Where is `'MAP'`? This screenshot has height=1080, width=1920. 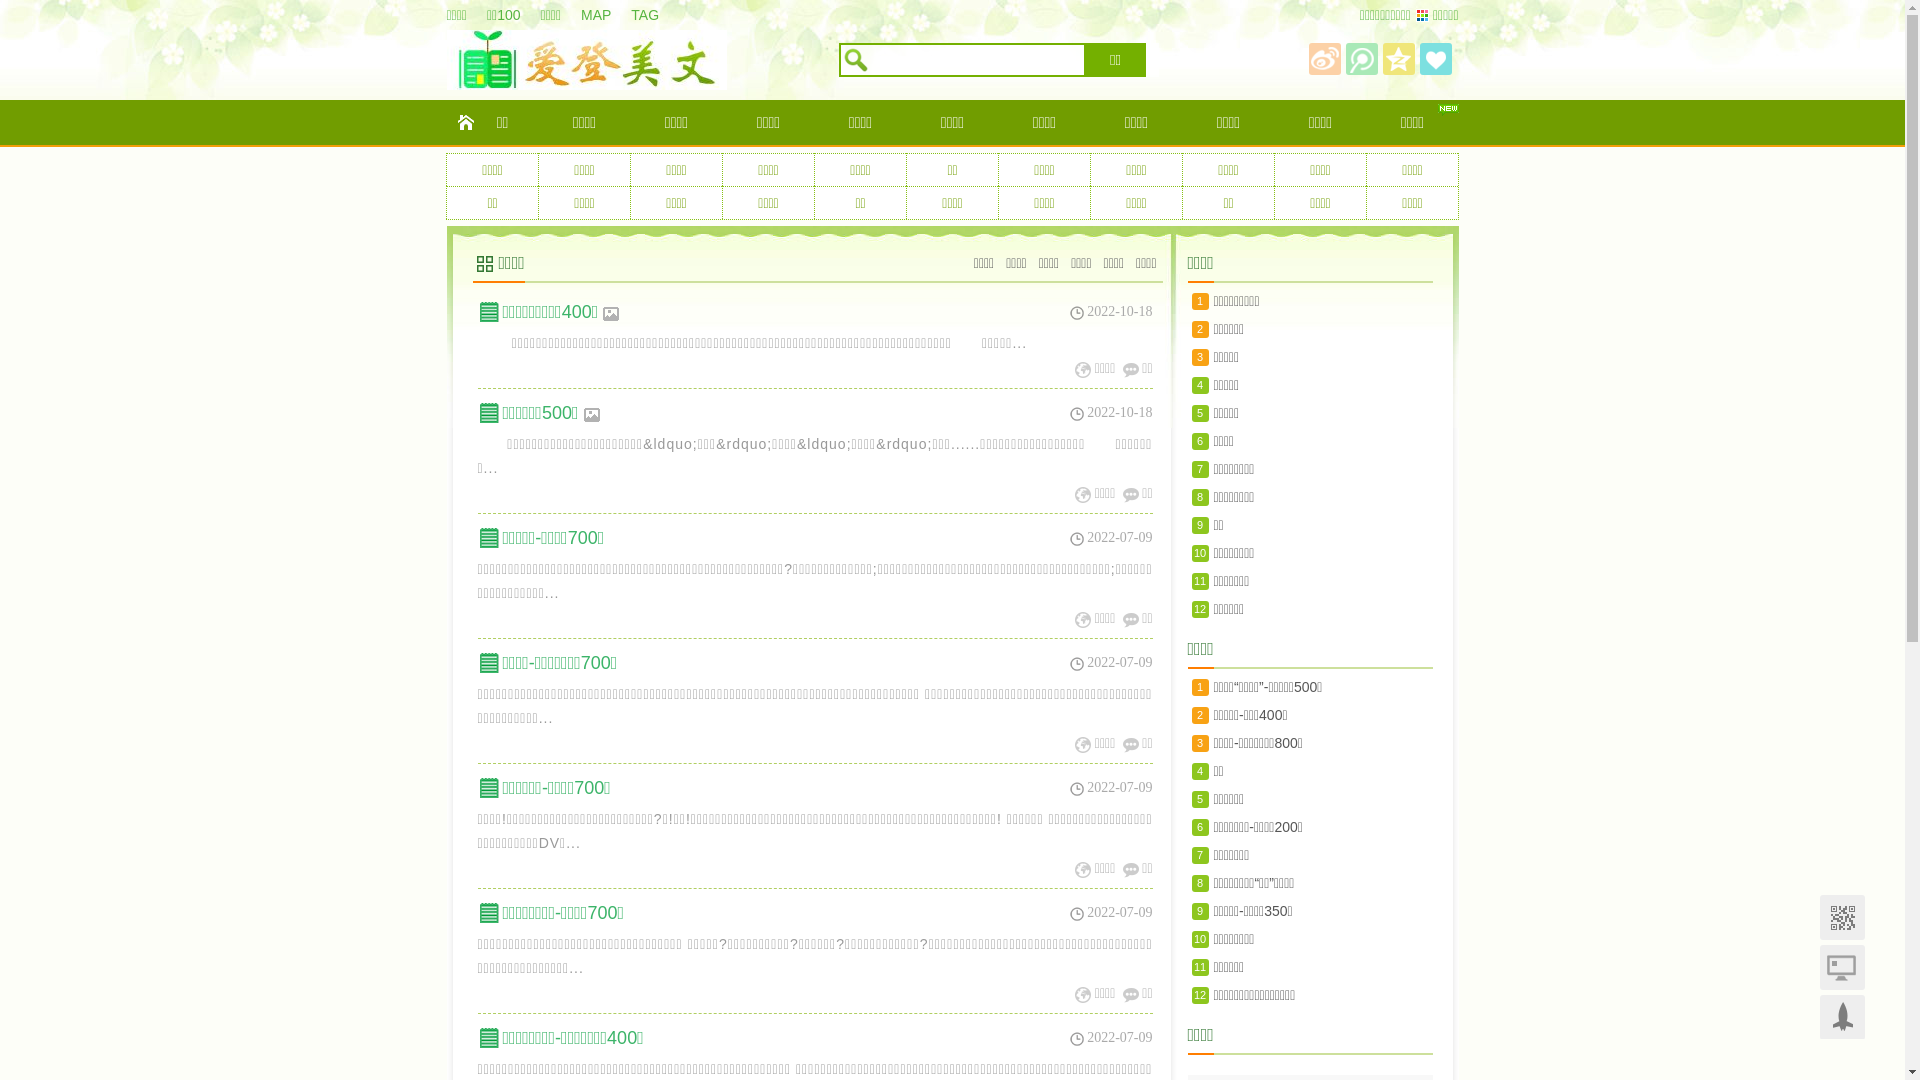 'MAP' is located at coordinates (604, 15).